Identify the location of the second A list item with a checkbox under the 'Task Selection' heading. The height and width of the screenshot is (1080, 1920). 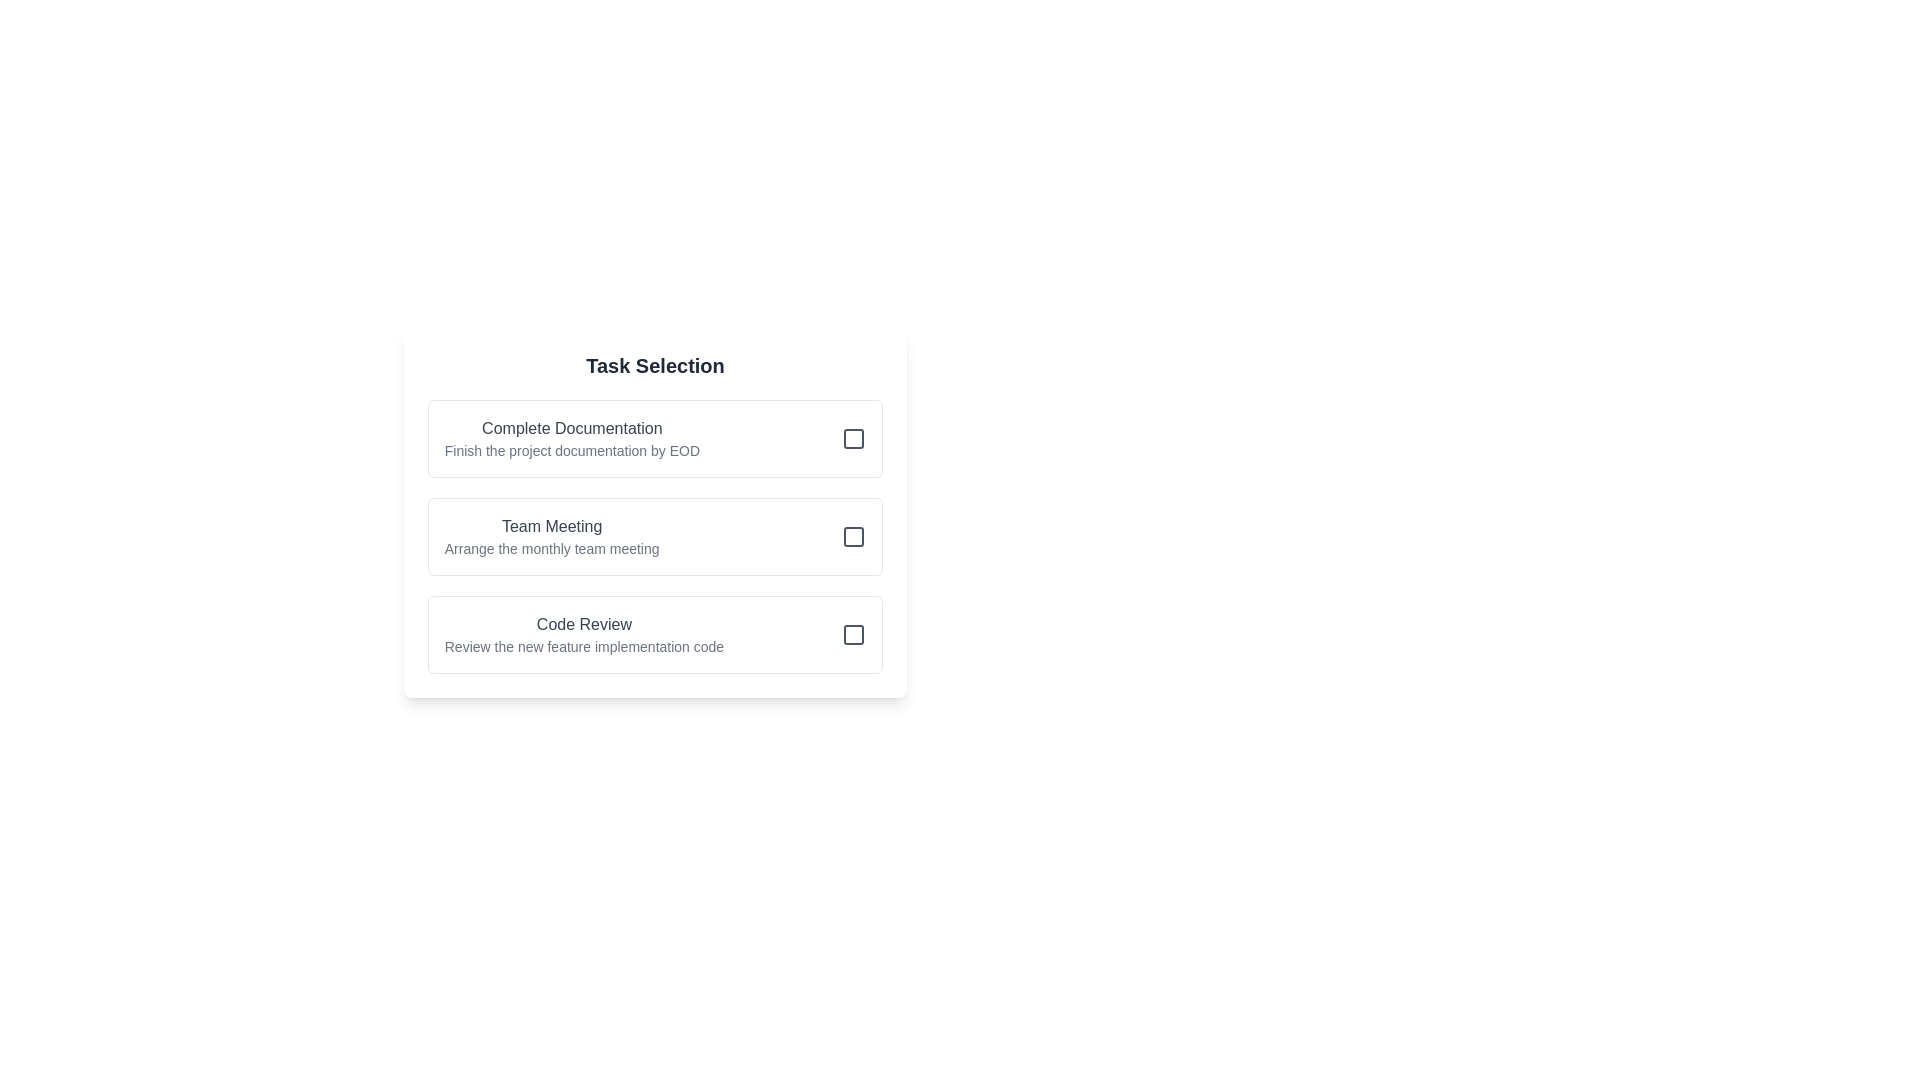
(655, 535).